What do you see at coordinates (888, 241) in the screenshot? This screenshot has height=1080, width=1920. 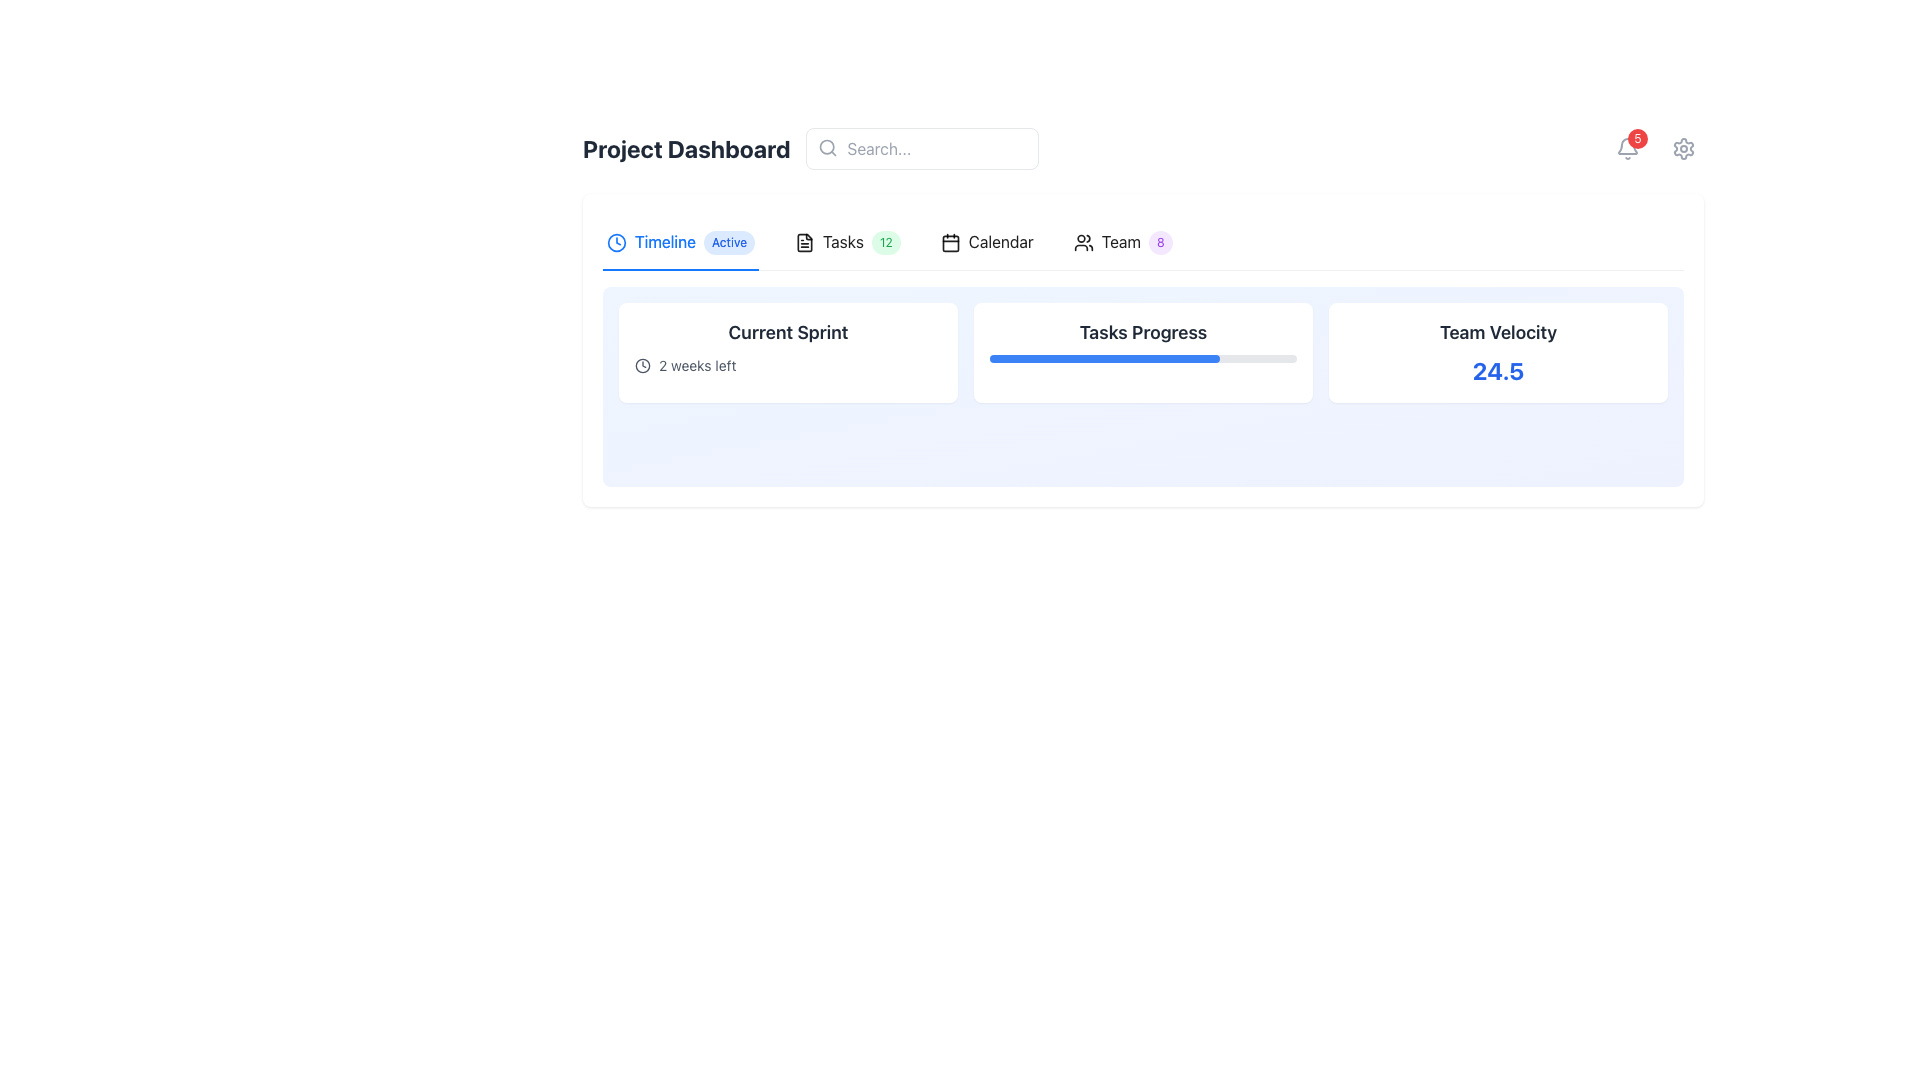 I see `the second navigation tab in the upper-central region of the interface` at bounding box center [888, 241].